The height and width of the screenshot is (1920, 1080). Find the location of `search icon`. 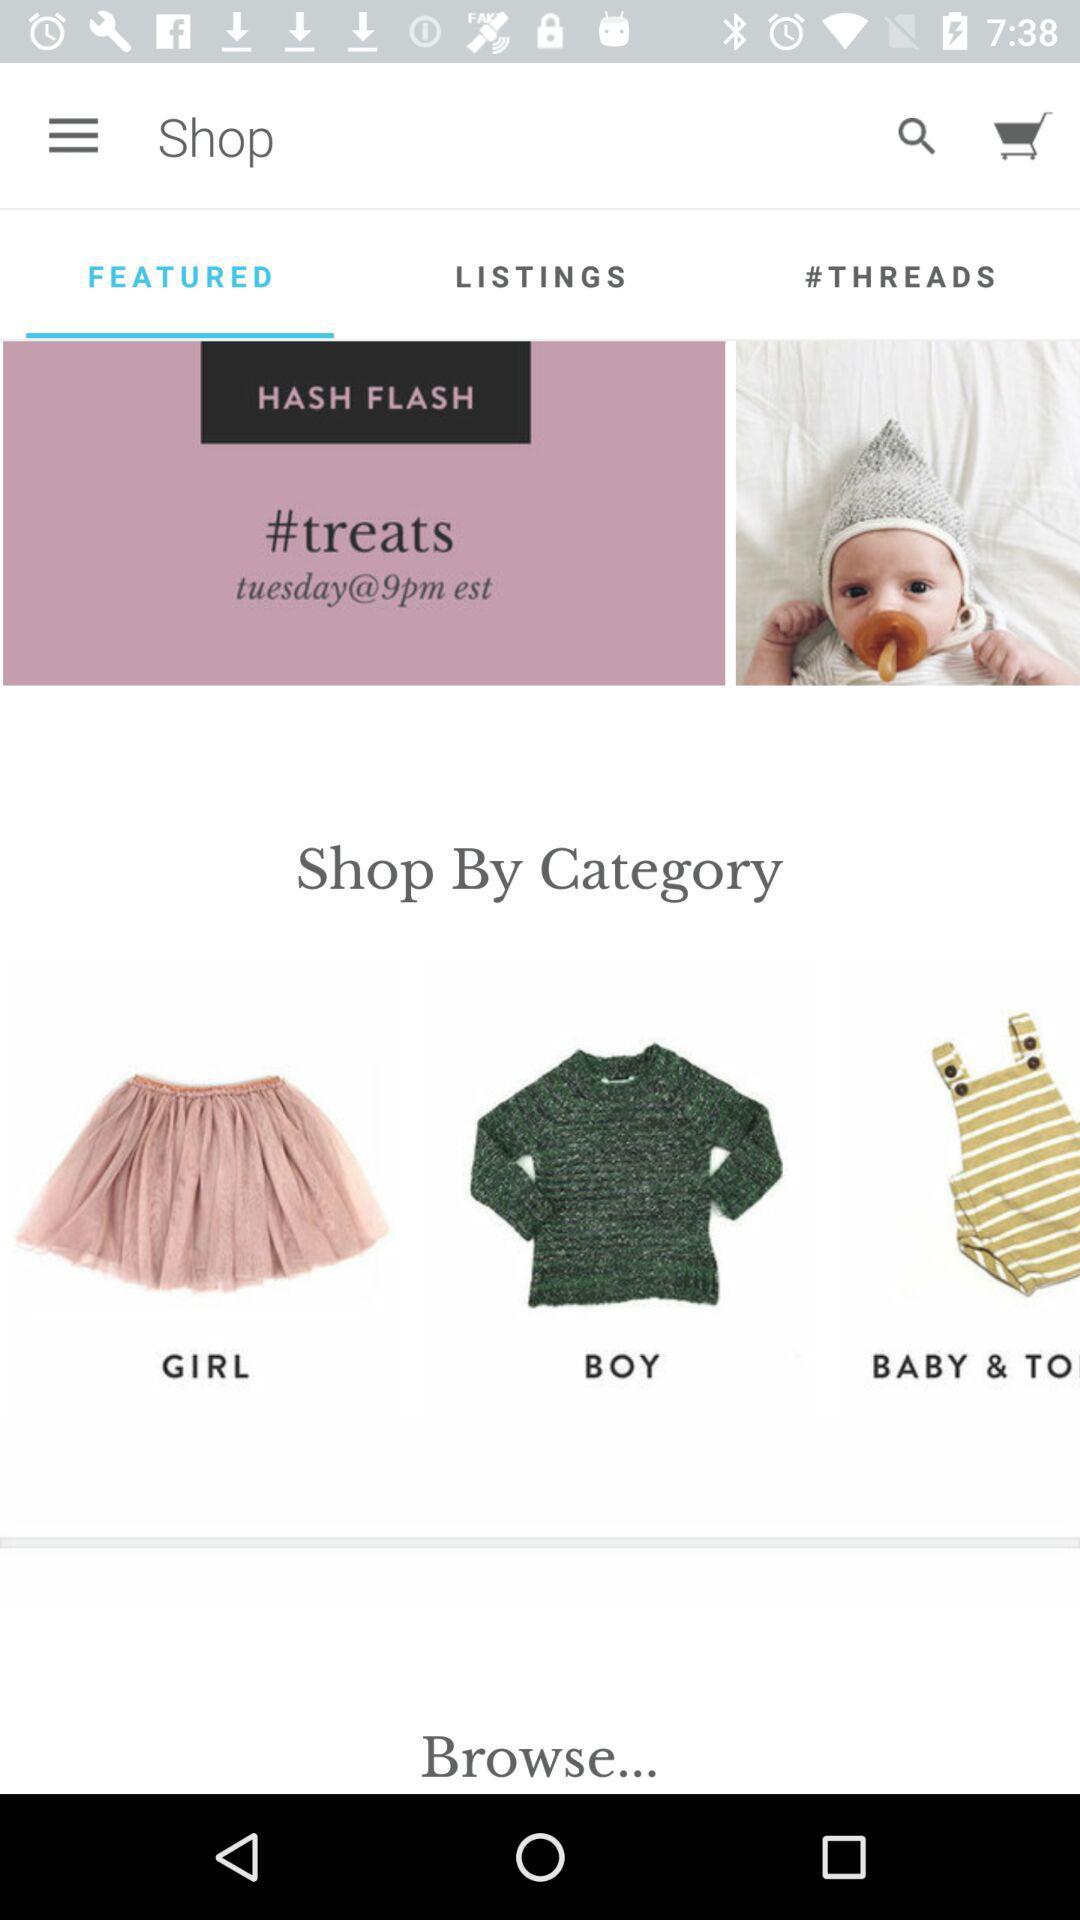

search icon is located at coordinates (917, 134).